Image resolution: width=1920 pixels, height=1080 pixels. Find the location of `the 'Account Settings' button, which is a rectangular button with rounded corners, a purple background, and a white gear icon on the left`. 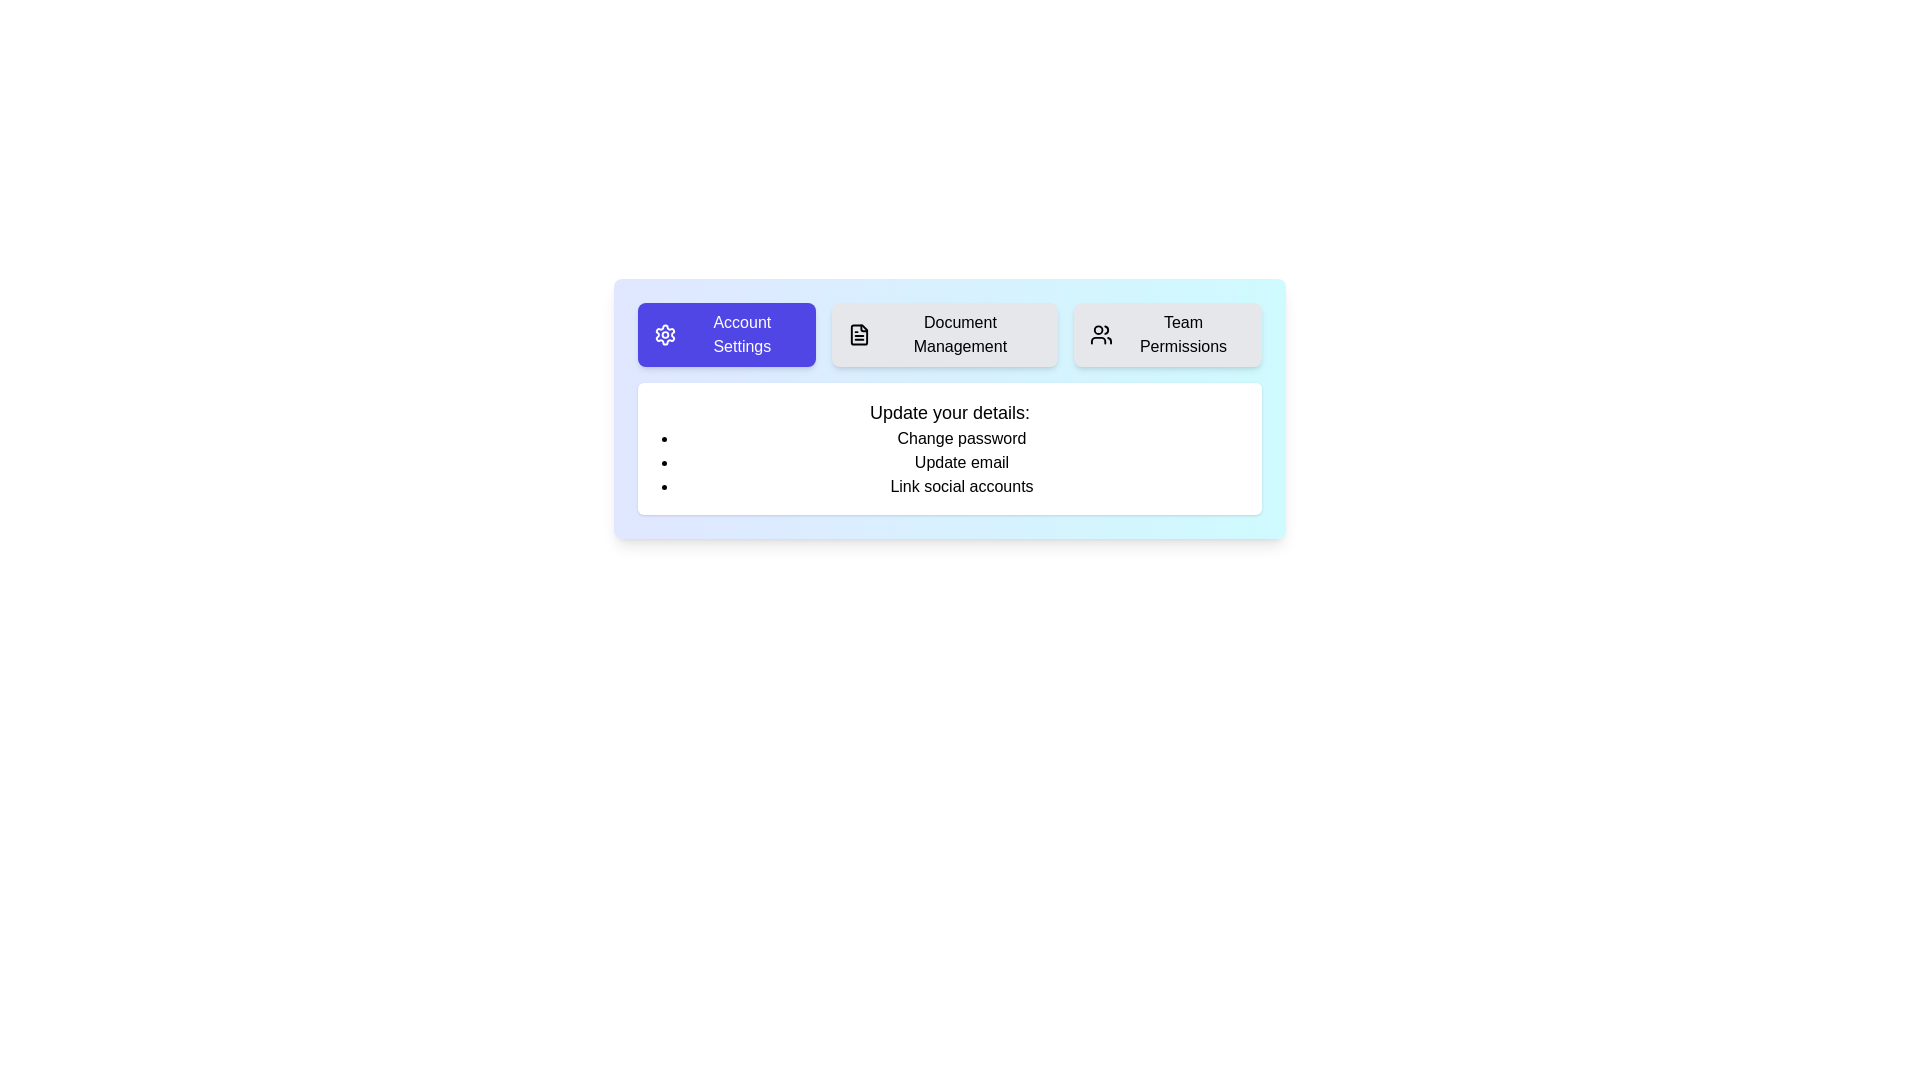

the 'Account Settings' button, which is a rectangular button with rounded corners, a purple background, and a white gear icon on the left is located at coordinates (725, 334).